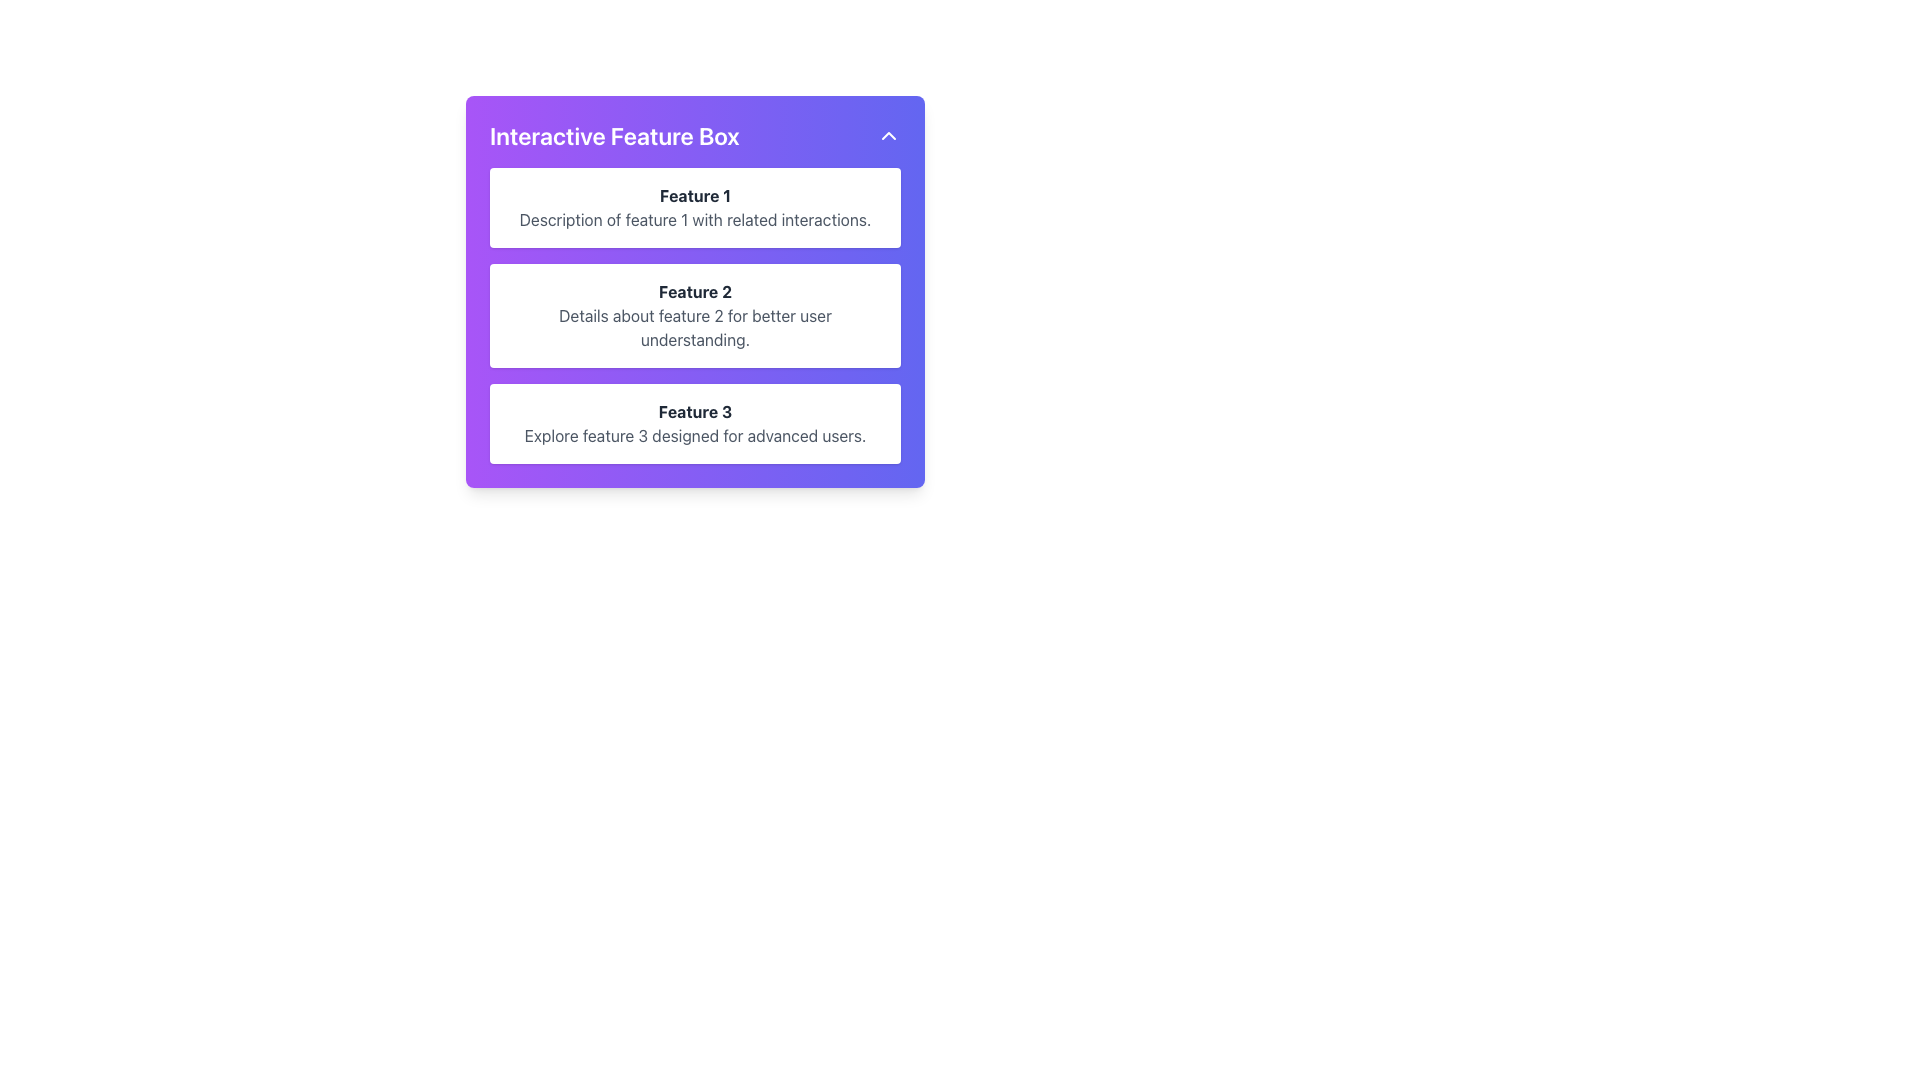  I want to click on the text element that contains 'Details about feature 2 for better user understanding.' located beneath the heading 'Feature 2' in a white rectangular section, so click(695, 326).